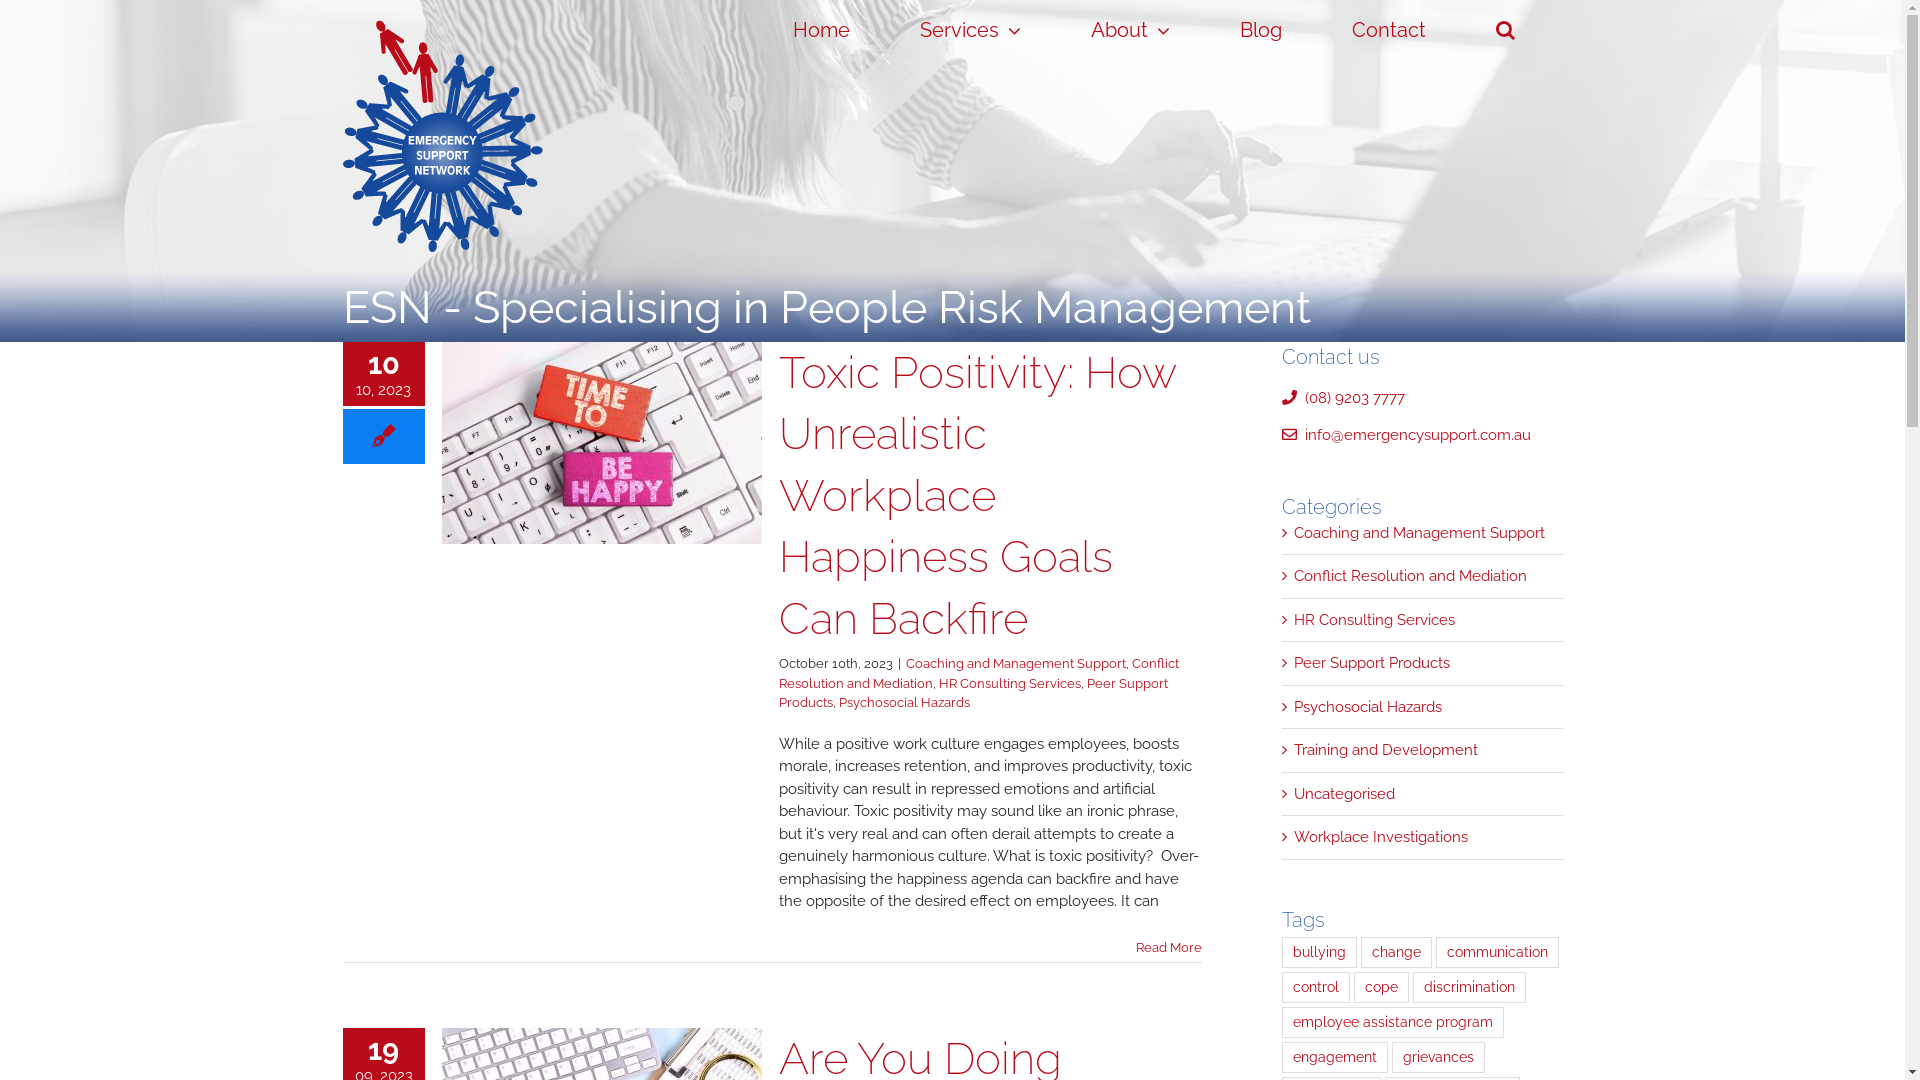 Image resolution: width=1920 pixels, height=1080 pixels. Describe the element at coordinates (1422, 792) in the screenshot. I see `'Uncategorised'` at that location.